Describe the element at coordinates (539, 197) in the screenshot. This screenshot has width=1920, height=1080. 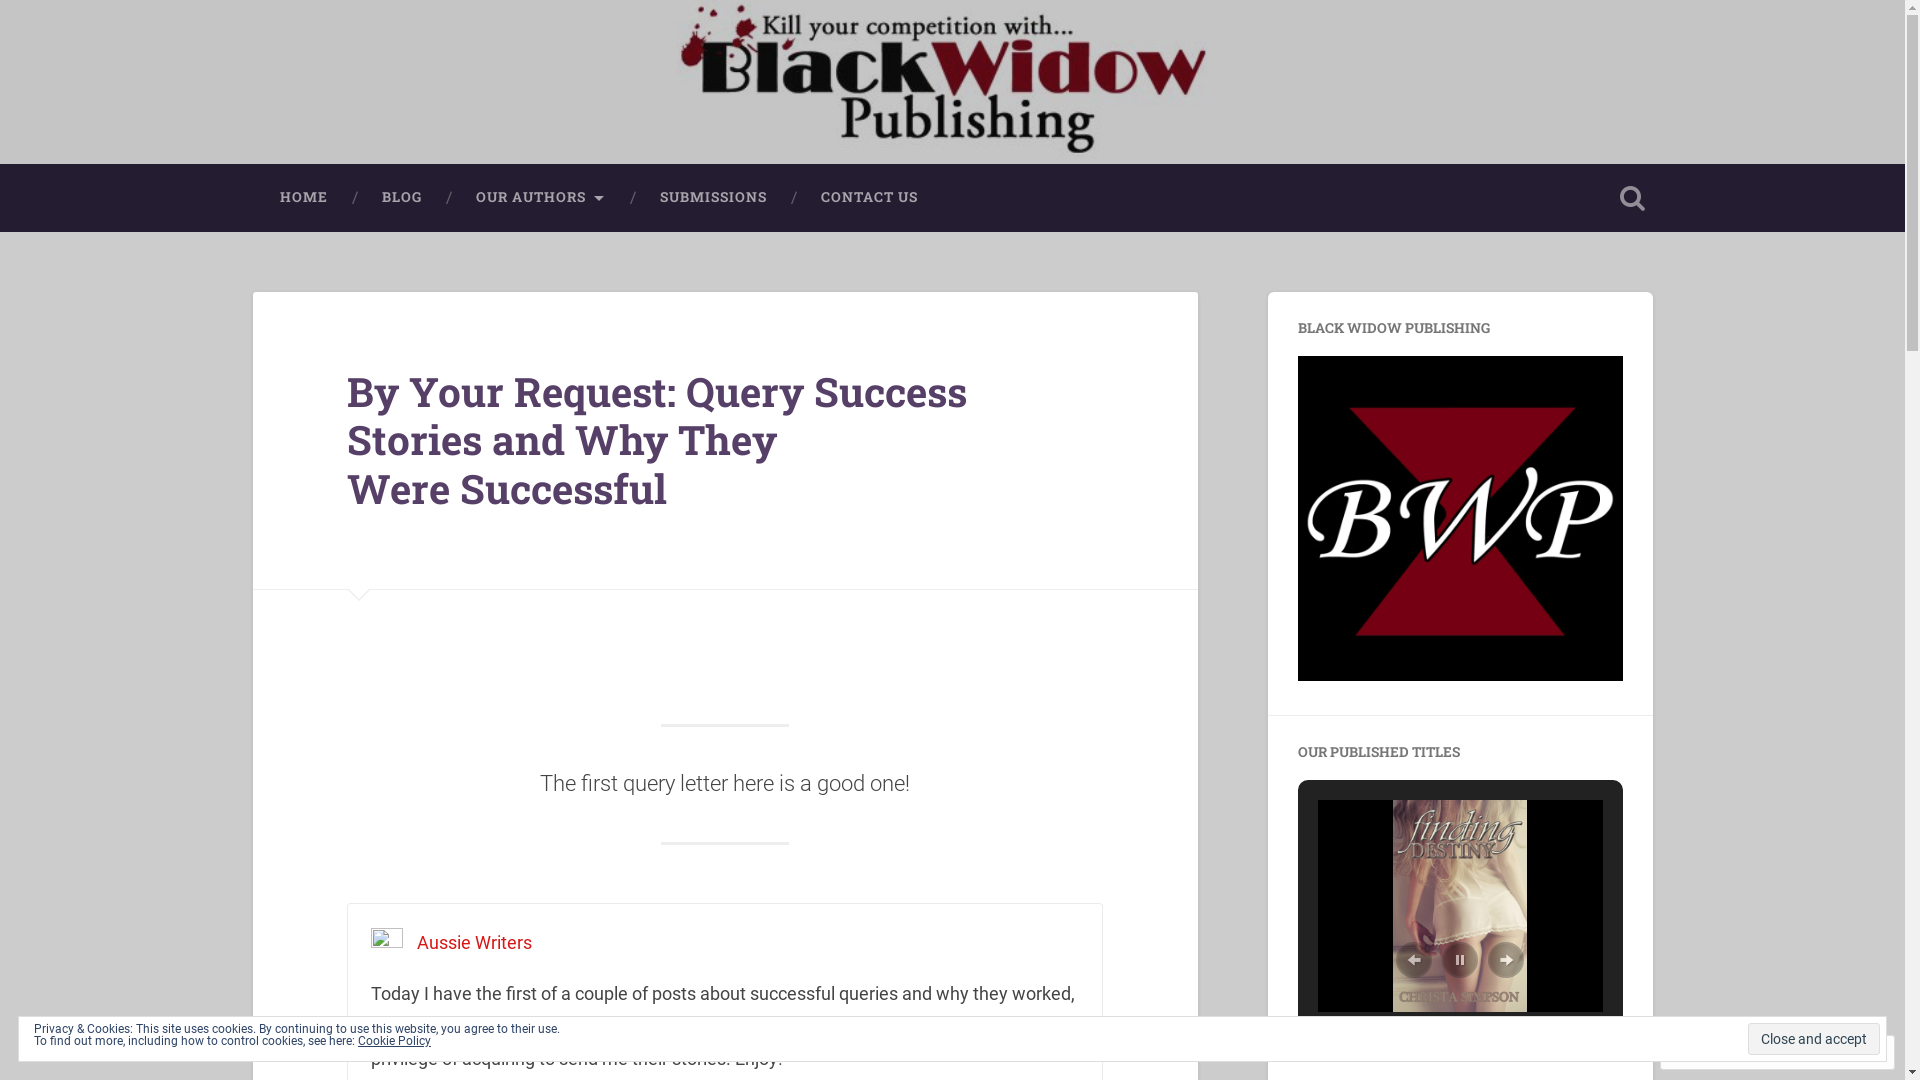
I see `'OUR AUTHORS'` at that location.